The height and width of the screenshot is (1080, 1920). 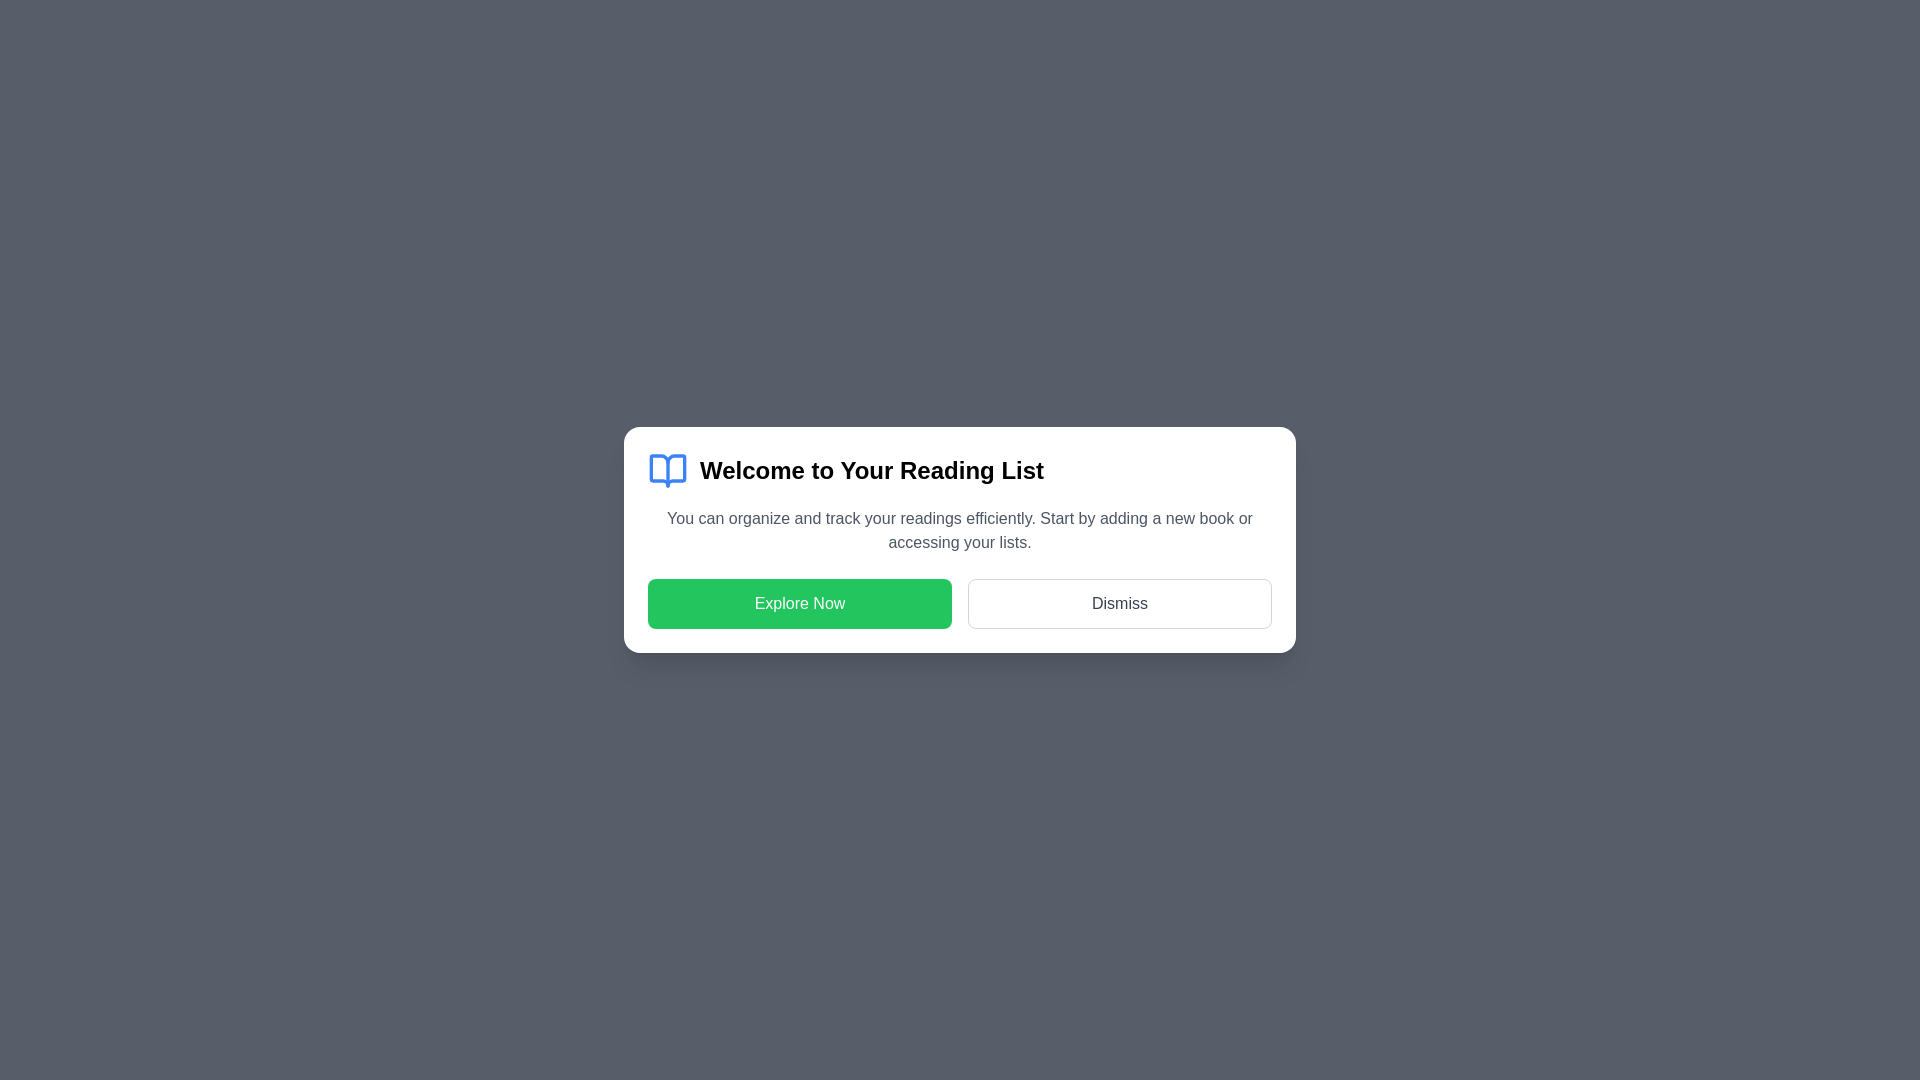 What do you see at coordinates (667, 470) in the screenshot?
I see `the center of the icon to emphasize its visual representation` at bounding box center [667, 470].